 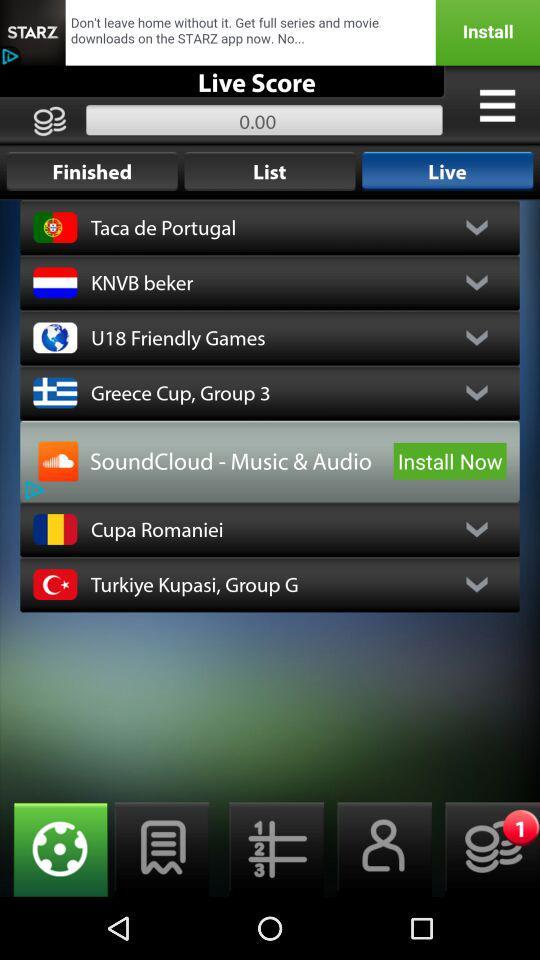 What do you see at coordinates (485, 909) in the screenshot?
I see `the emoji icon` at bounding box center [485, 909].